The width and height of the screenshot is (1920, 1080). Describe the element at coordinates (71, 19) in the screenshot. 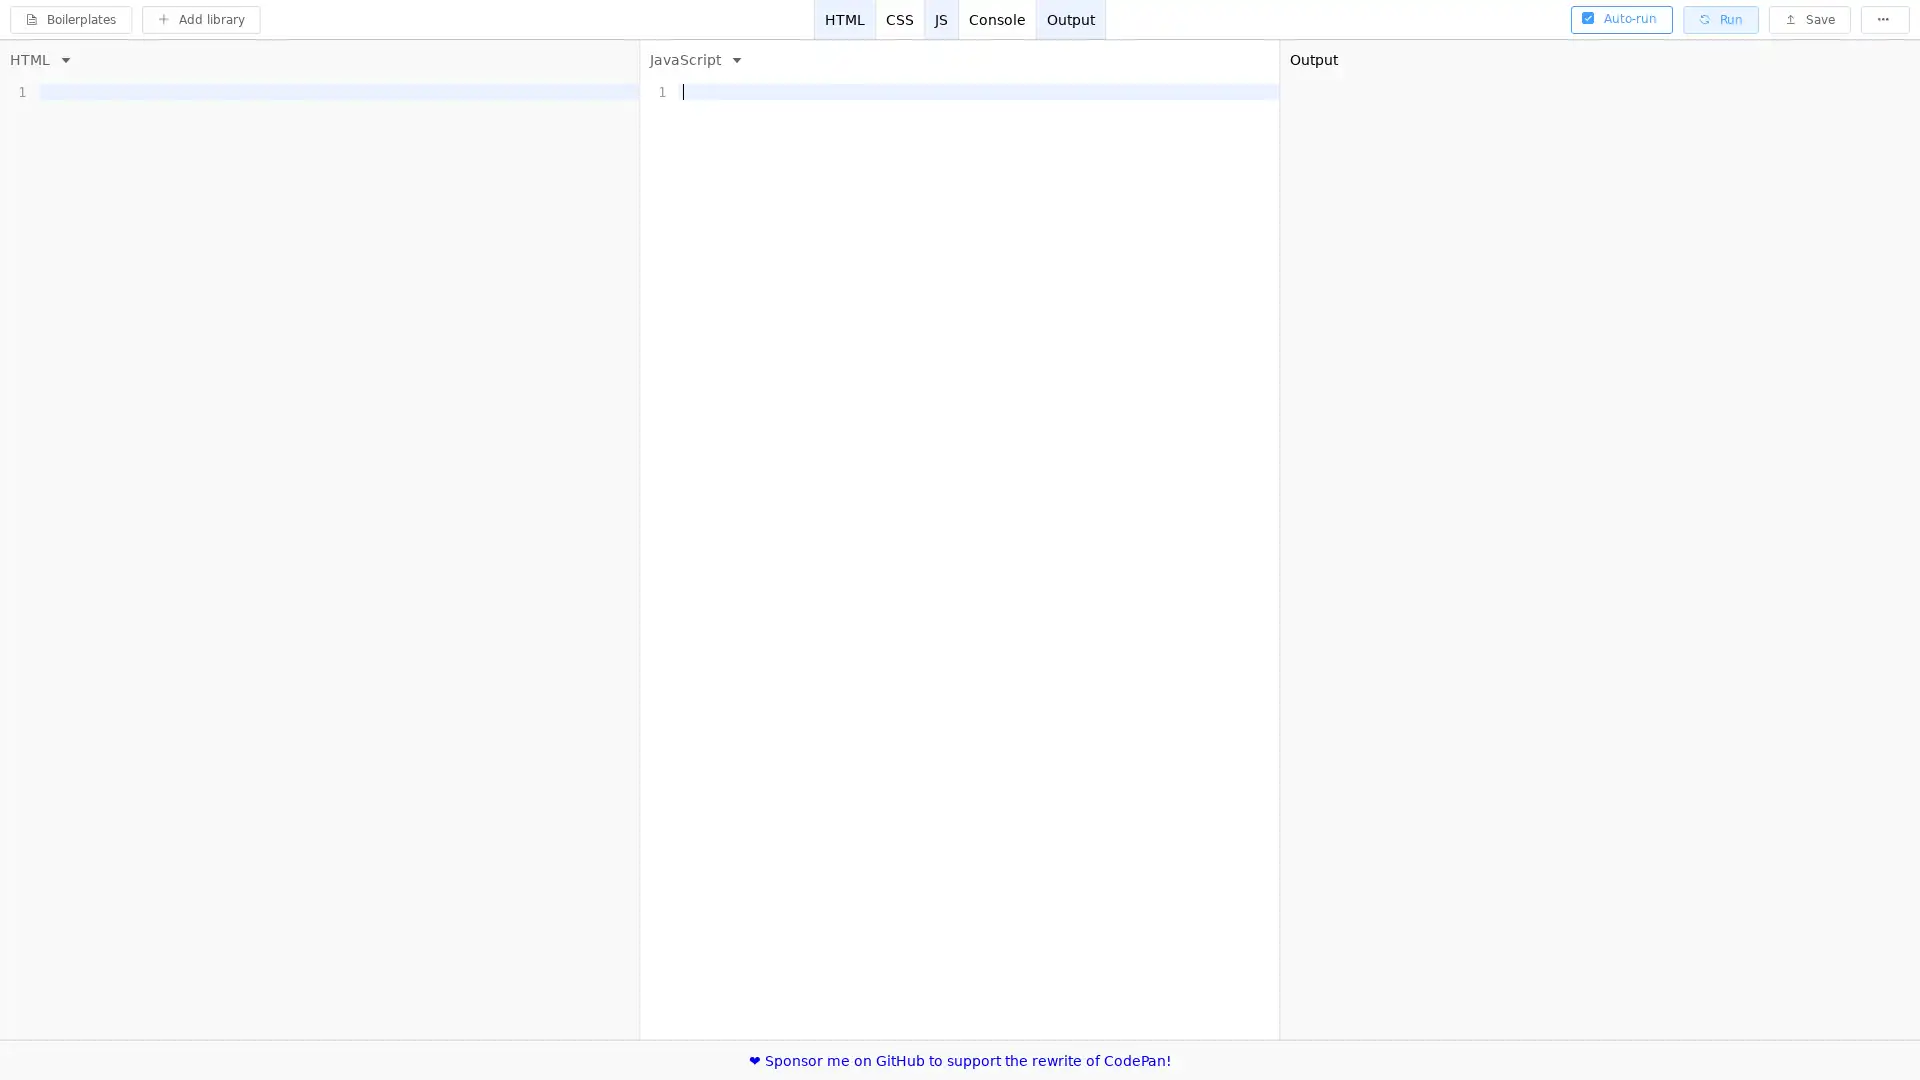

I see `Boilerplates` at that location.